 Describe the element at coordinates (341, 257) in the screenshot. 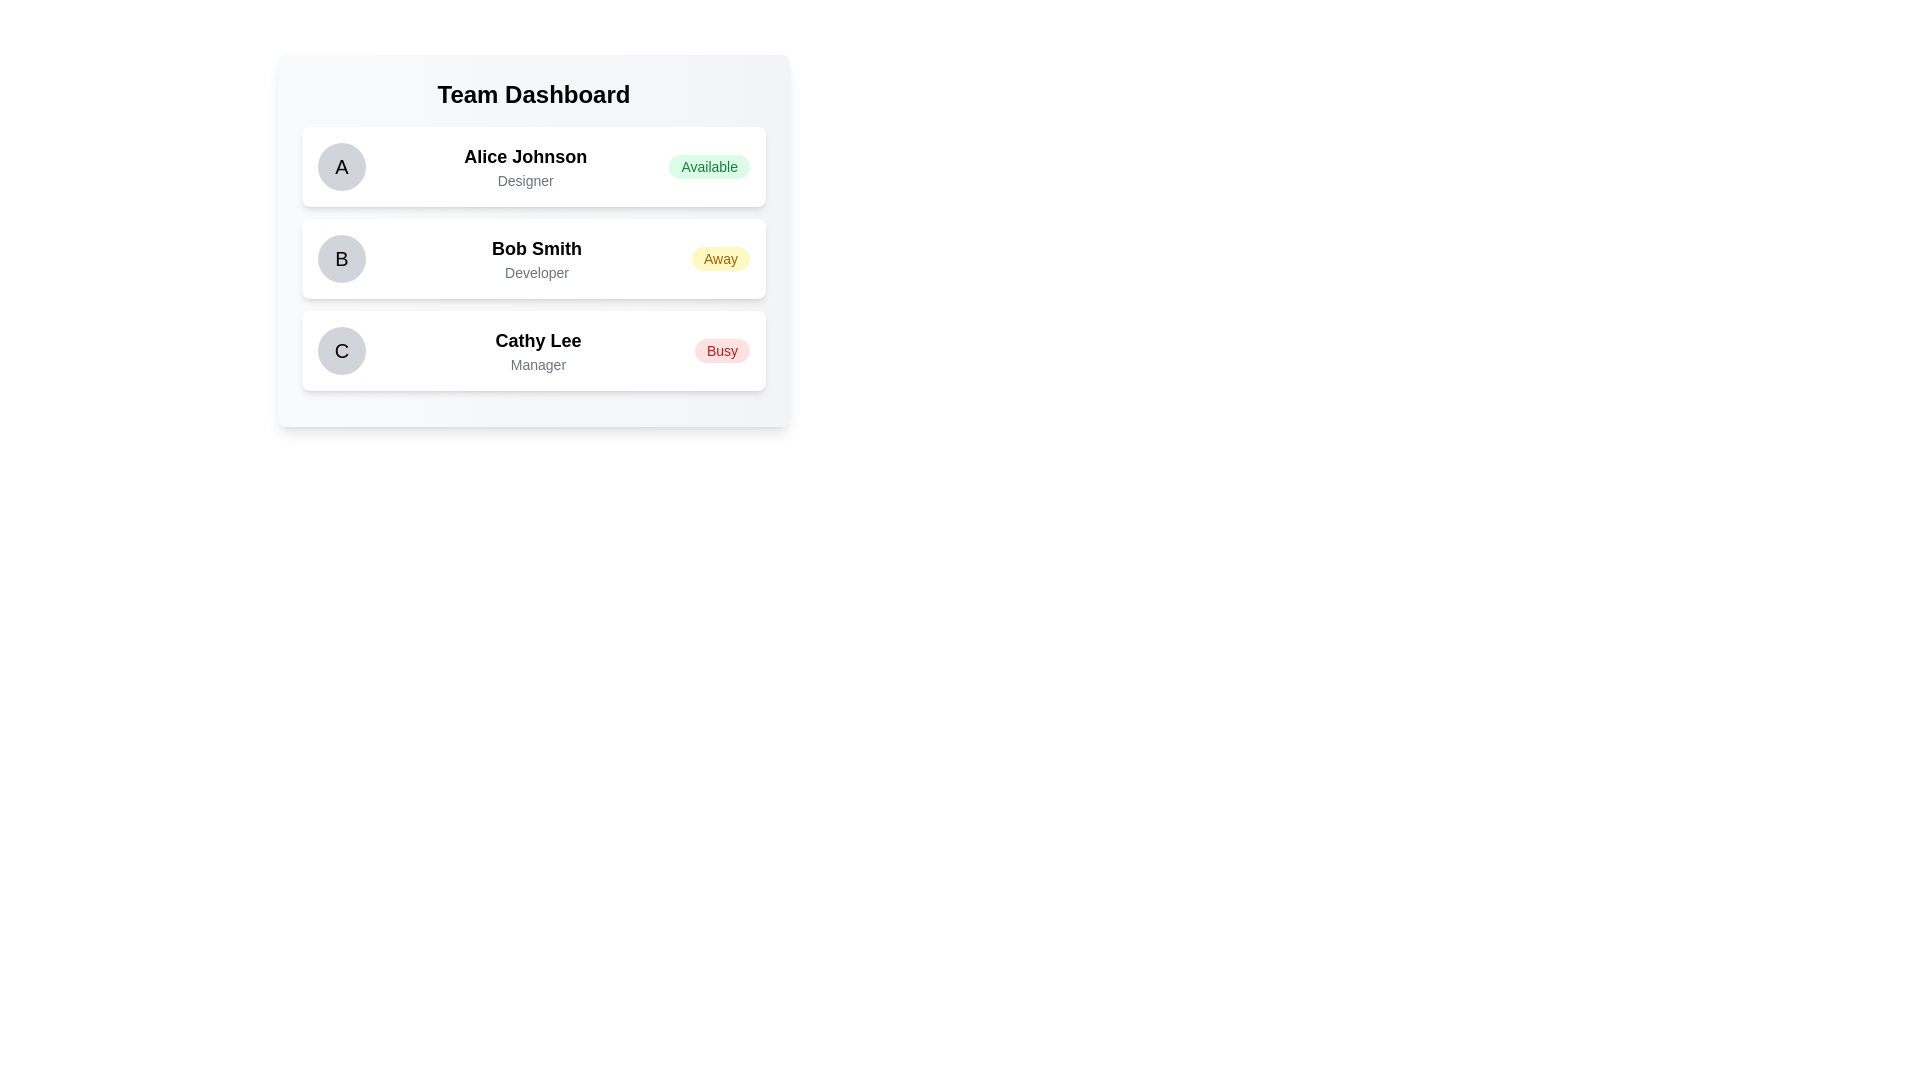

I see `the Avatar placeholder for 'Bob Smith', located at the far left of the grouping, serving as an indicator for the entity associated with the letter 'B'` at that location.